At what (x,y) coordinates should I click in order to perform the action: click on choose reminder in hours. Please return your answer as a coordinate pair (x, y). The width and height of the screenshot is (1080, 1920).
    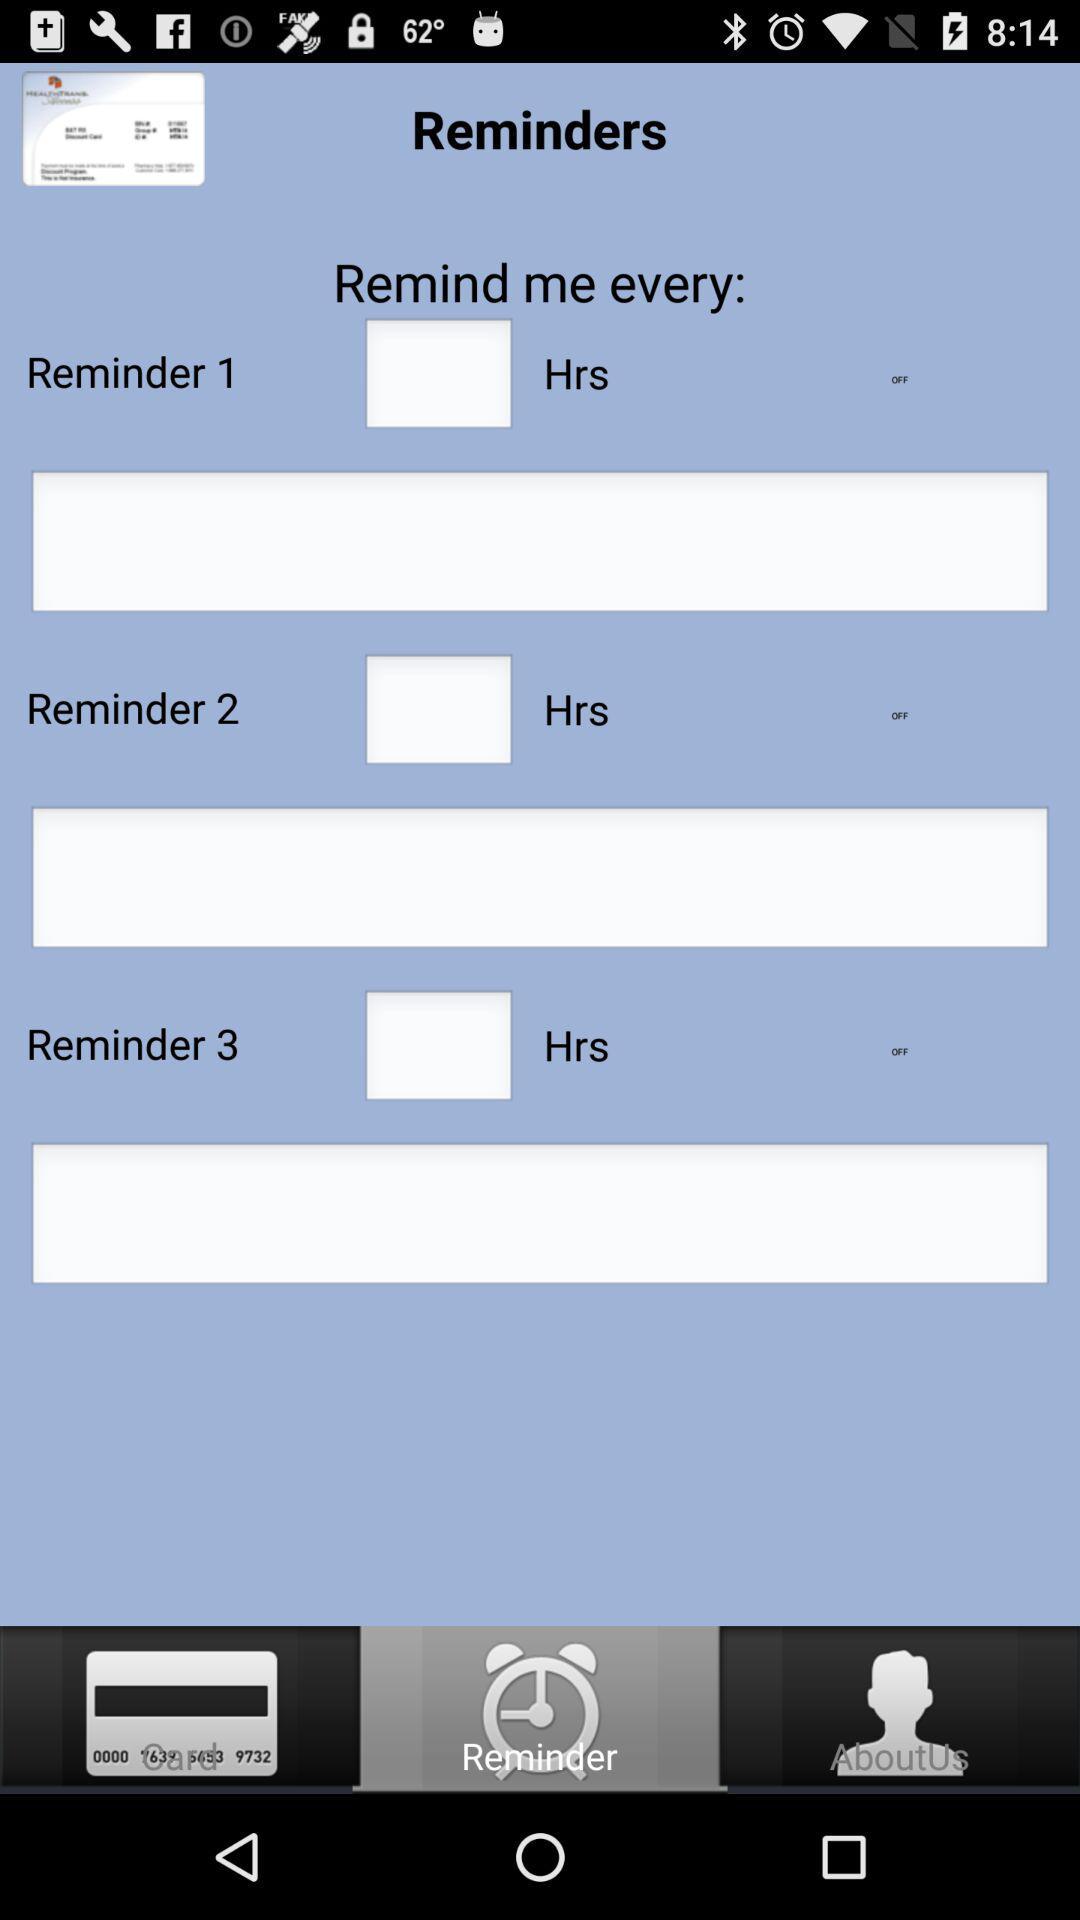
    Looking at the image, I should click on (437, 715).